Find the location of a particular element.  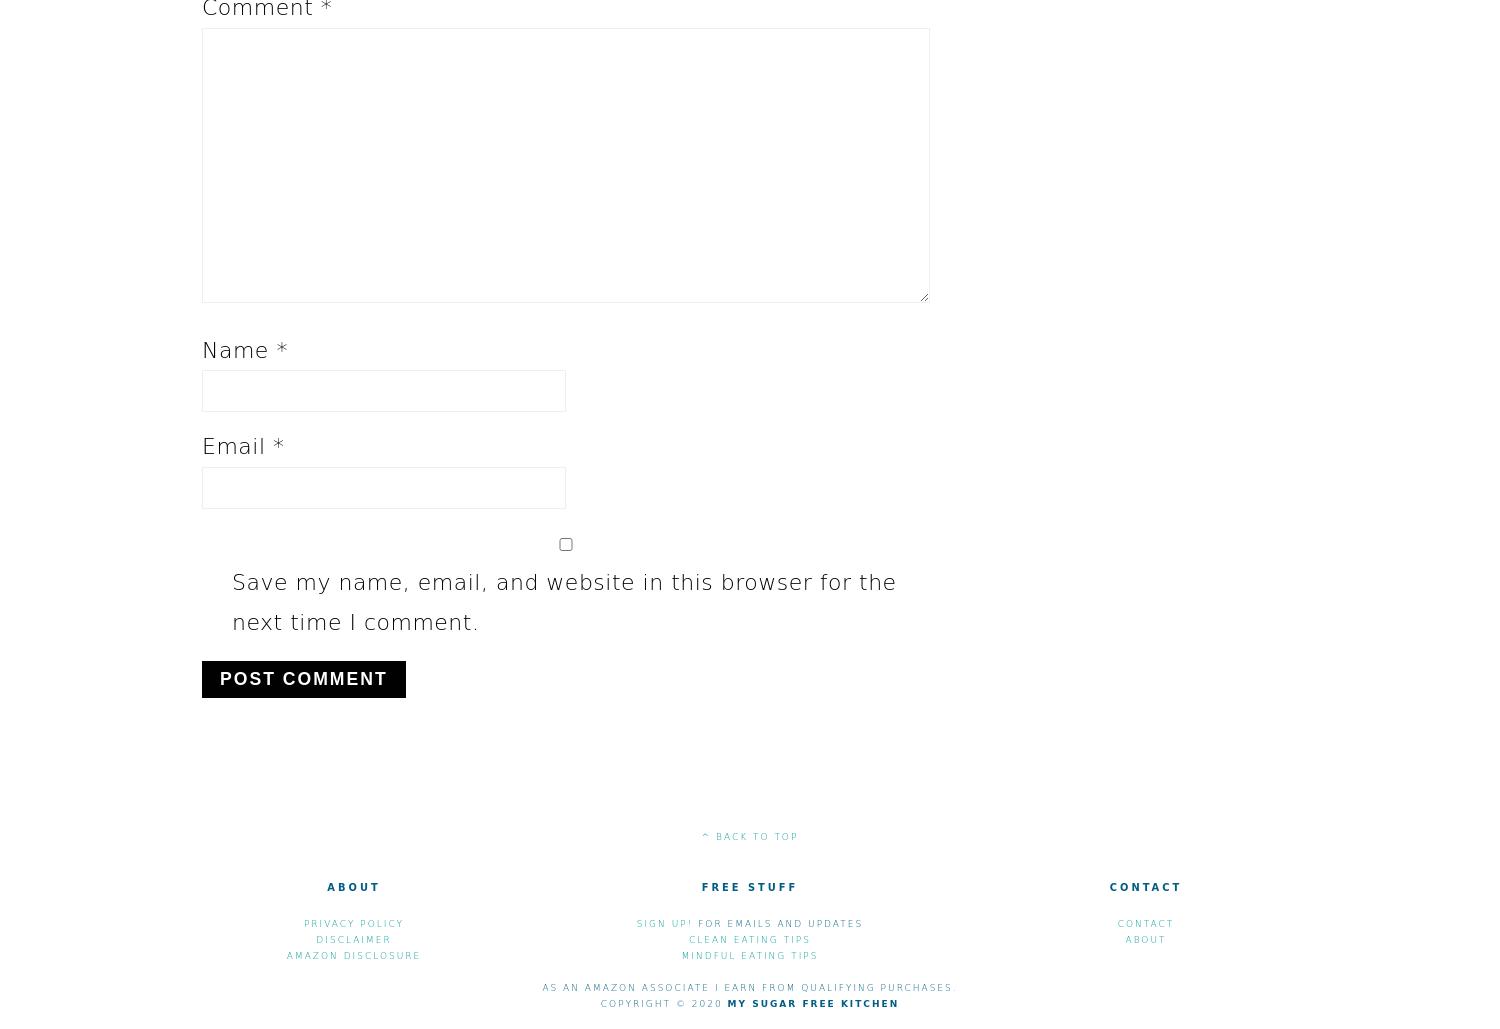

'Clean eating Tips' is located at coordinates (748, 938).